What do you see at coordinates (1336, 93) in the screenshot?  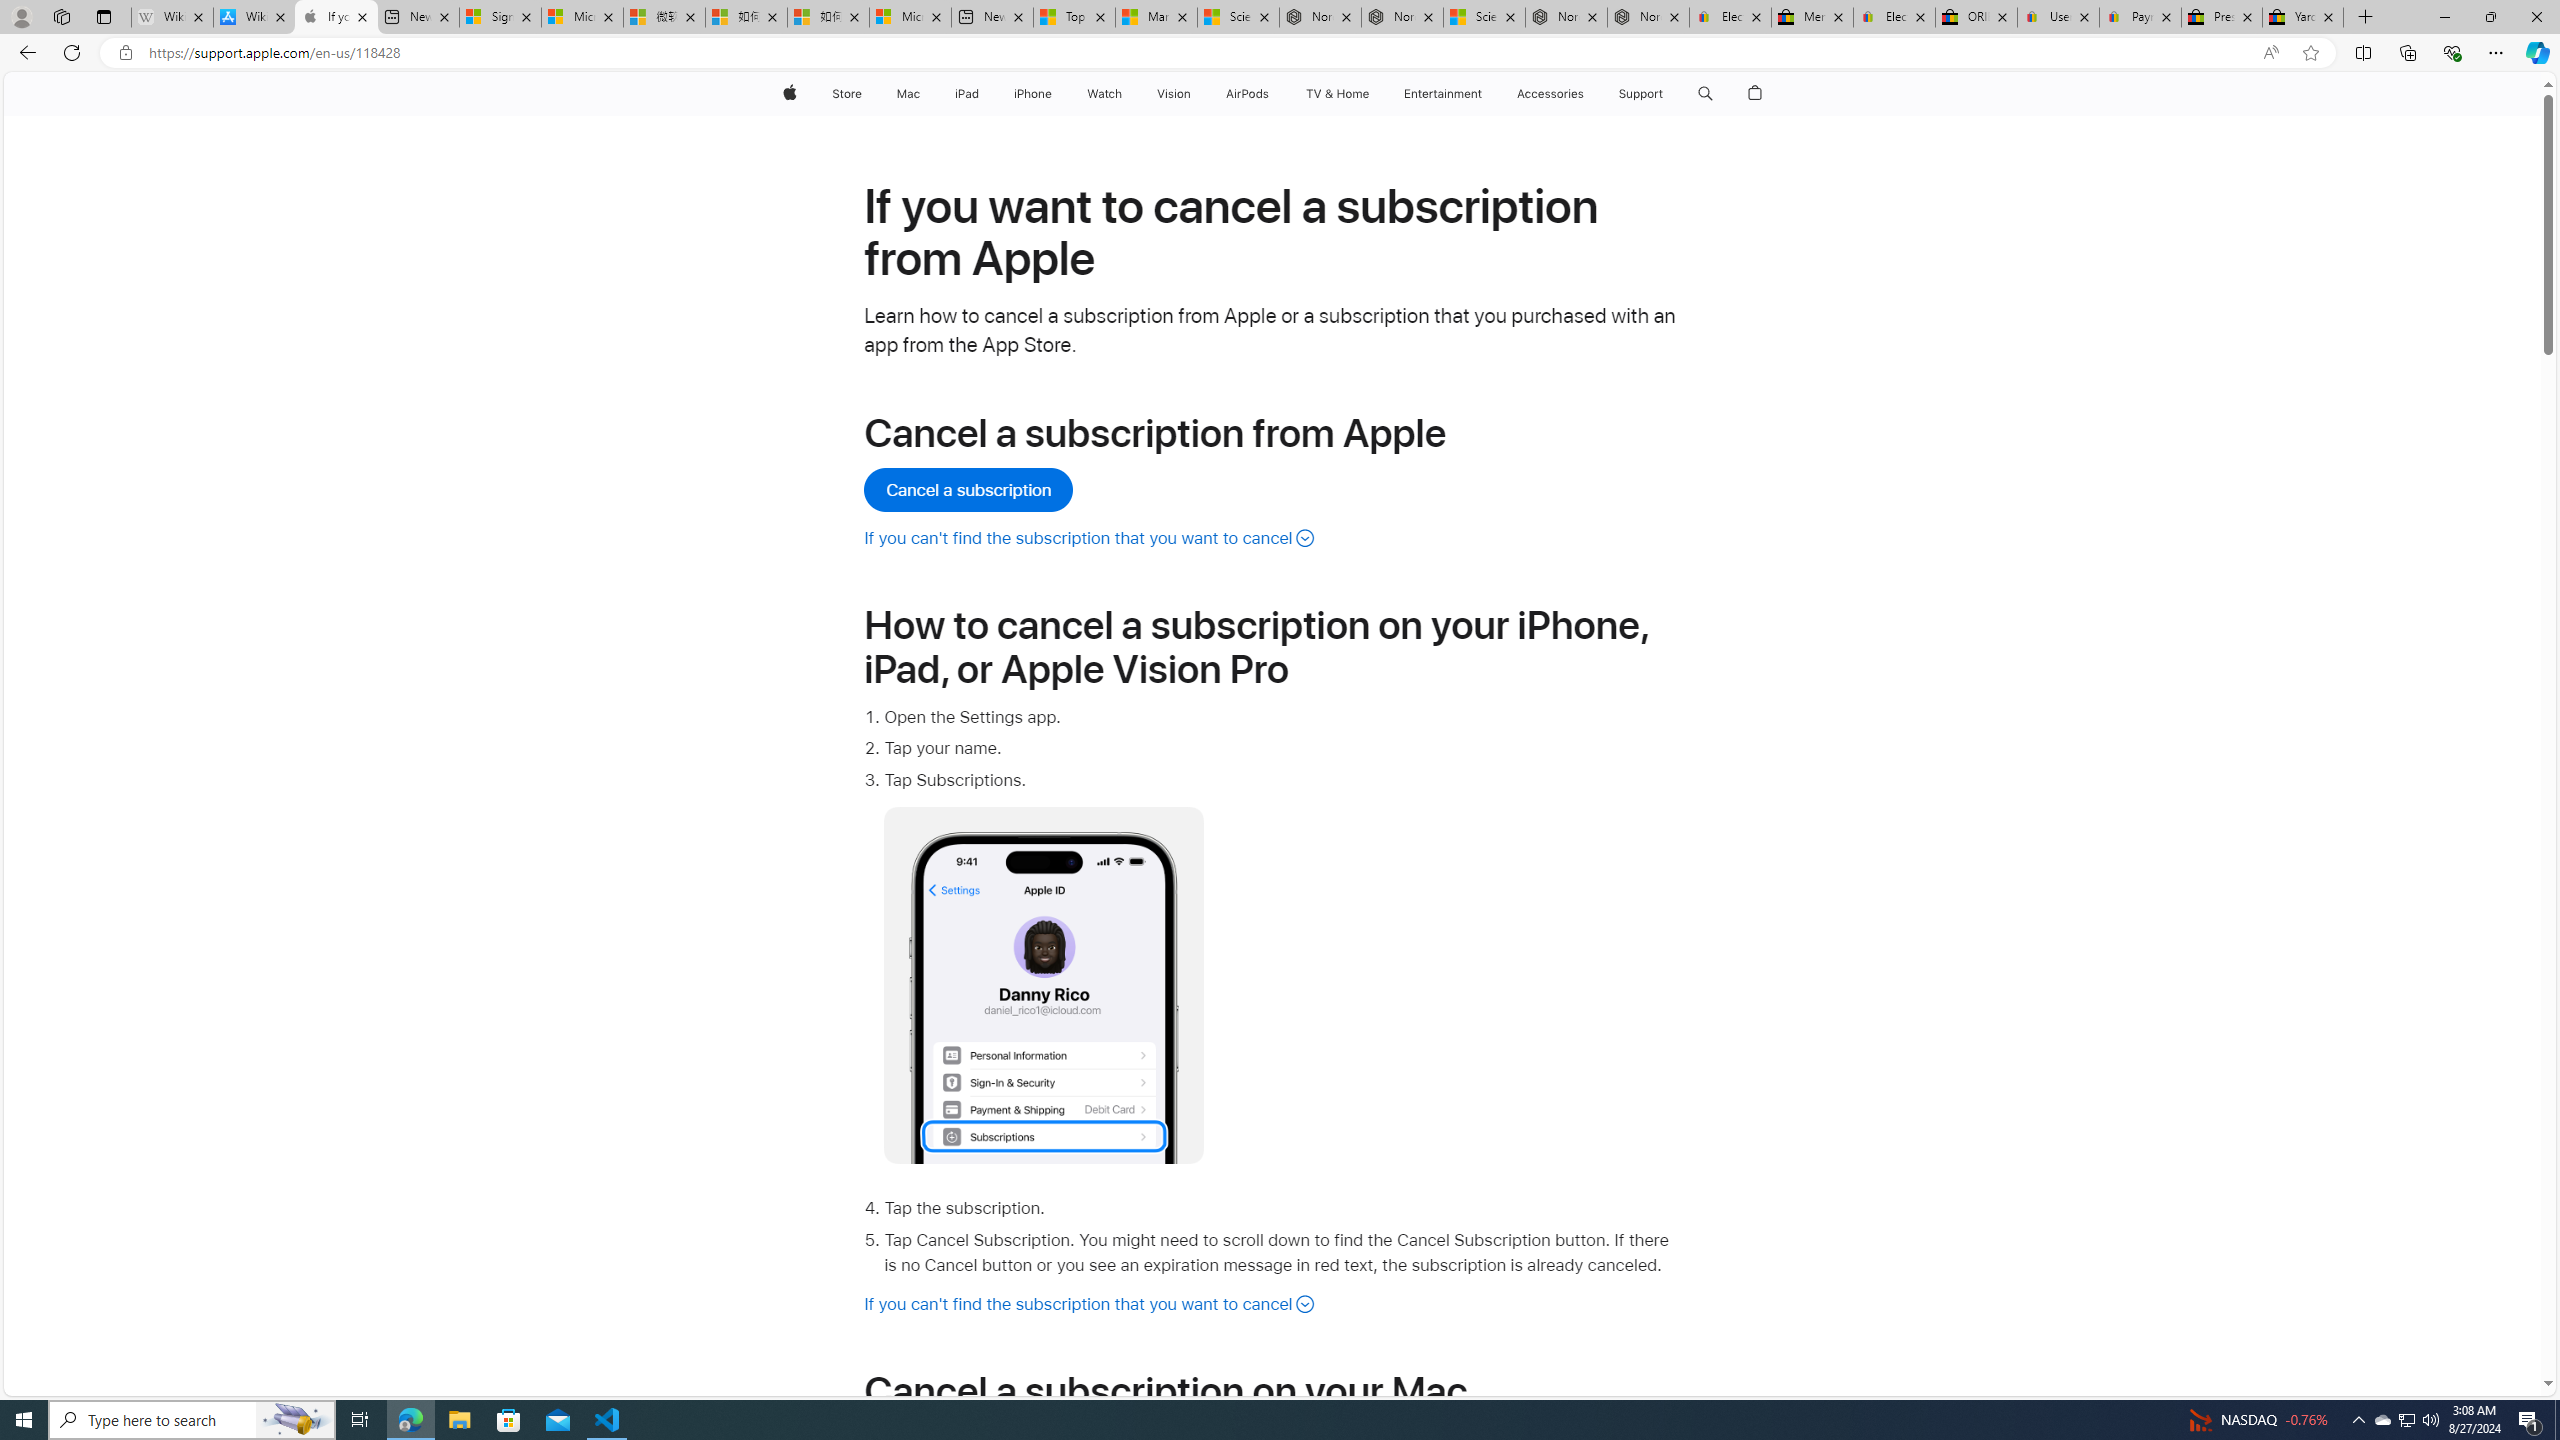 I see `'TV and Home'` at bounding box center [1336, 93].